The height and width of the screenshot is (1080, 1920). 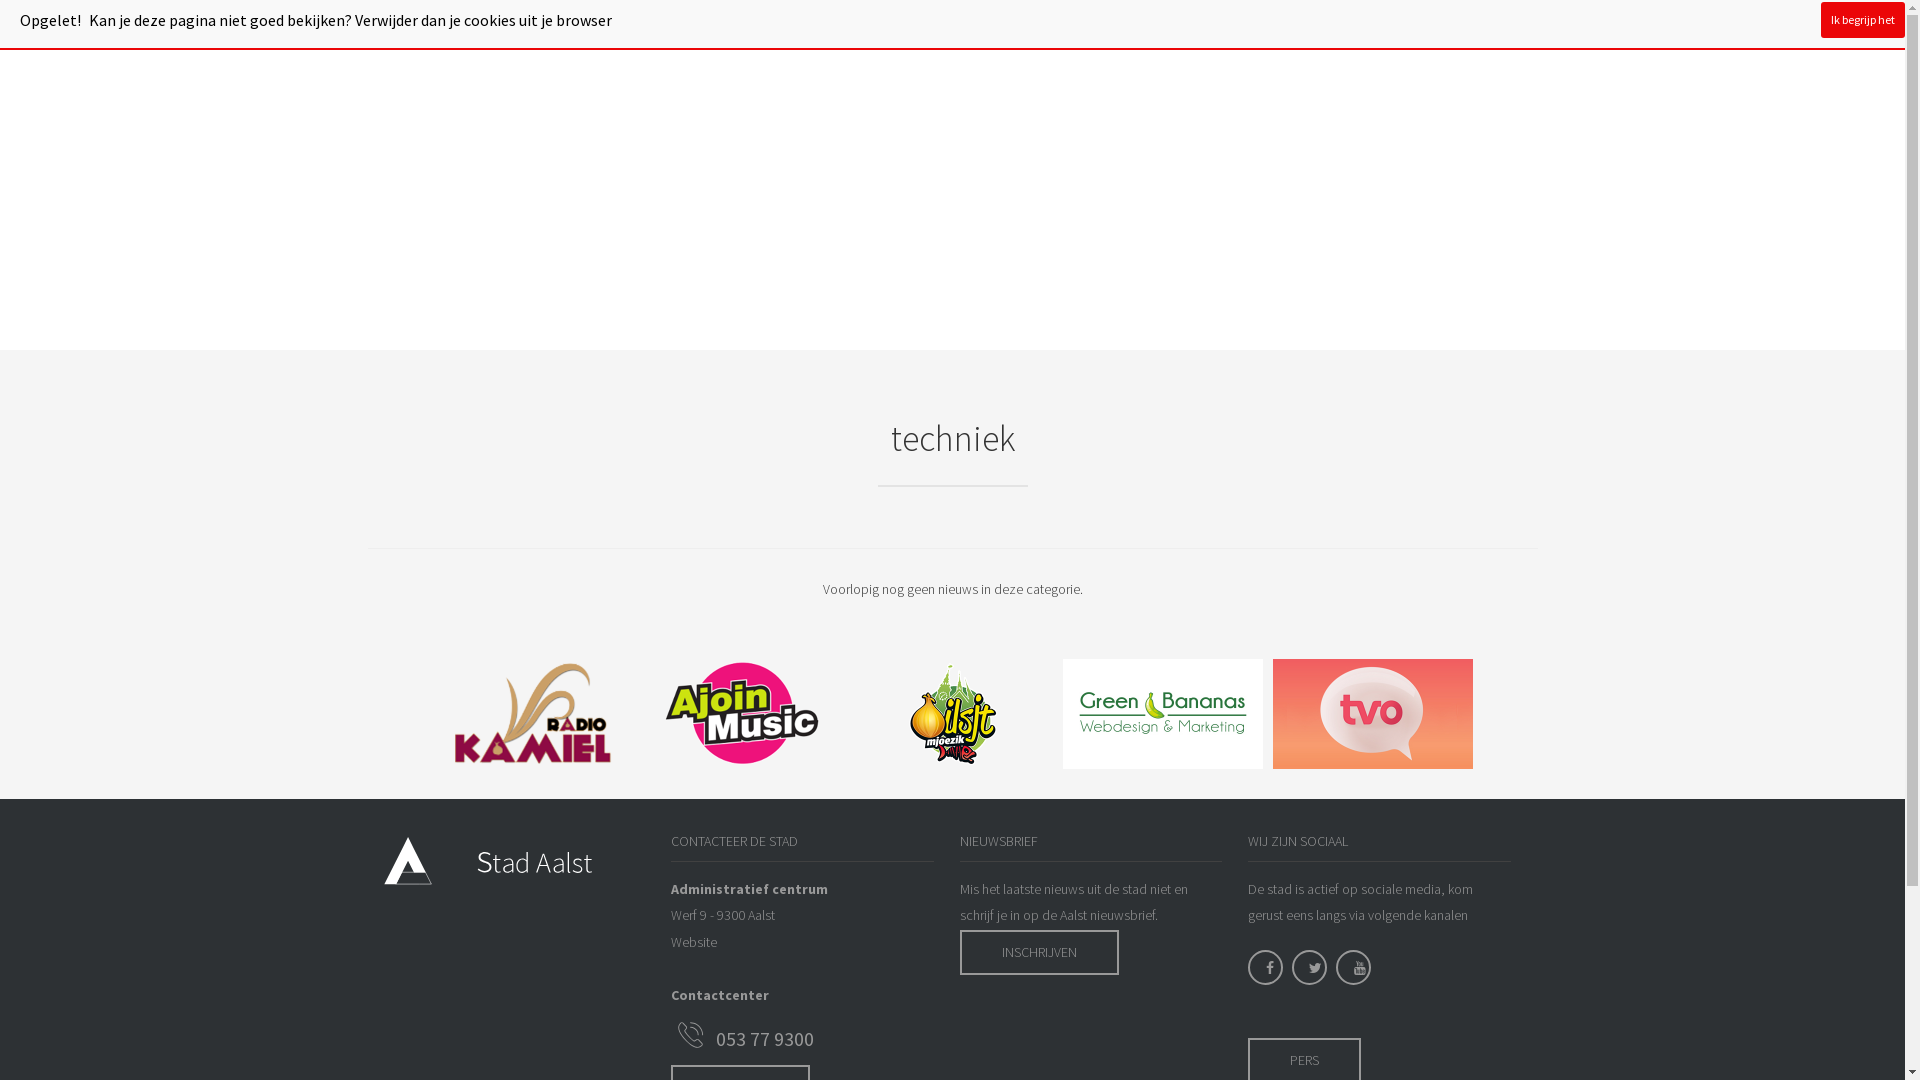 What do you see at coordinates (522, 25) in the screenshot?
I see `'HOME'` at bounding box center [522, 25].